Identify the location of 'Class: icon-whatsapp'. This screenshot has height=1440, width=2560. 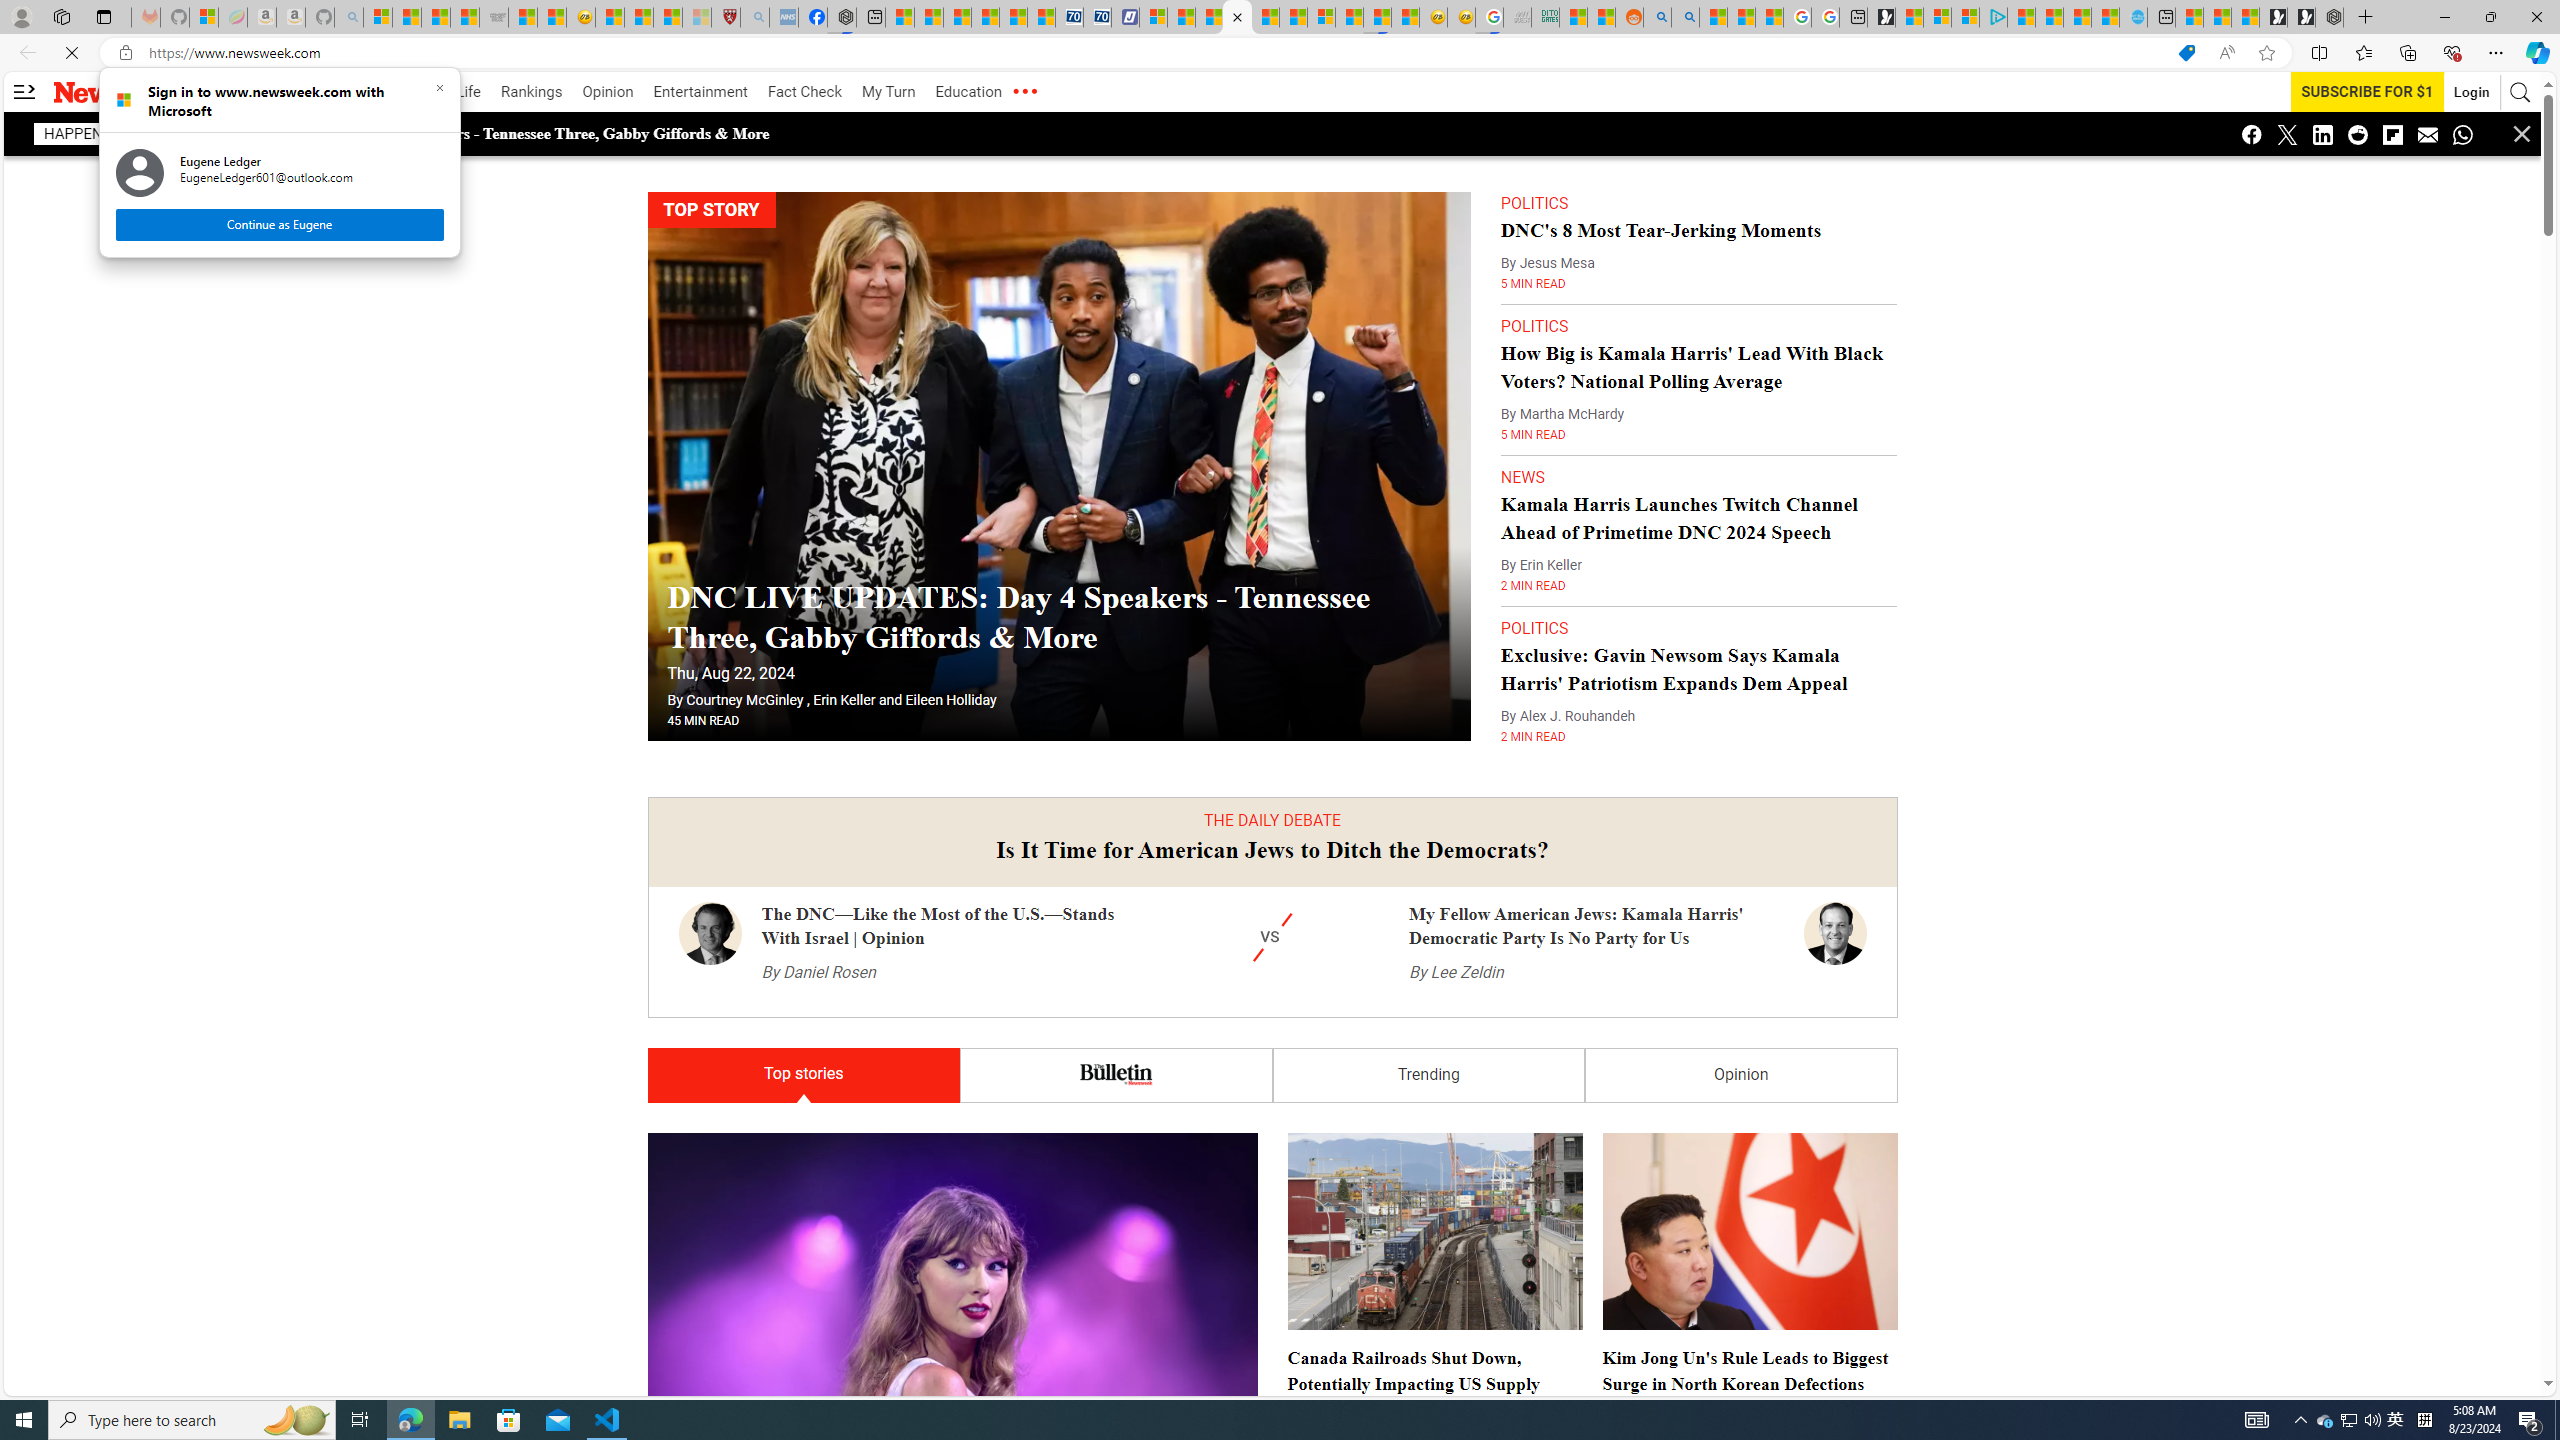
(2462, 133).